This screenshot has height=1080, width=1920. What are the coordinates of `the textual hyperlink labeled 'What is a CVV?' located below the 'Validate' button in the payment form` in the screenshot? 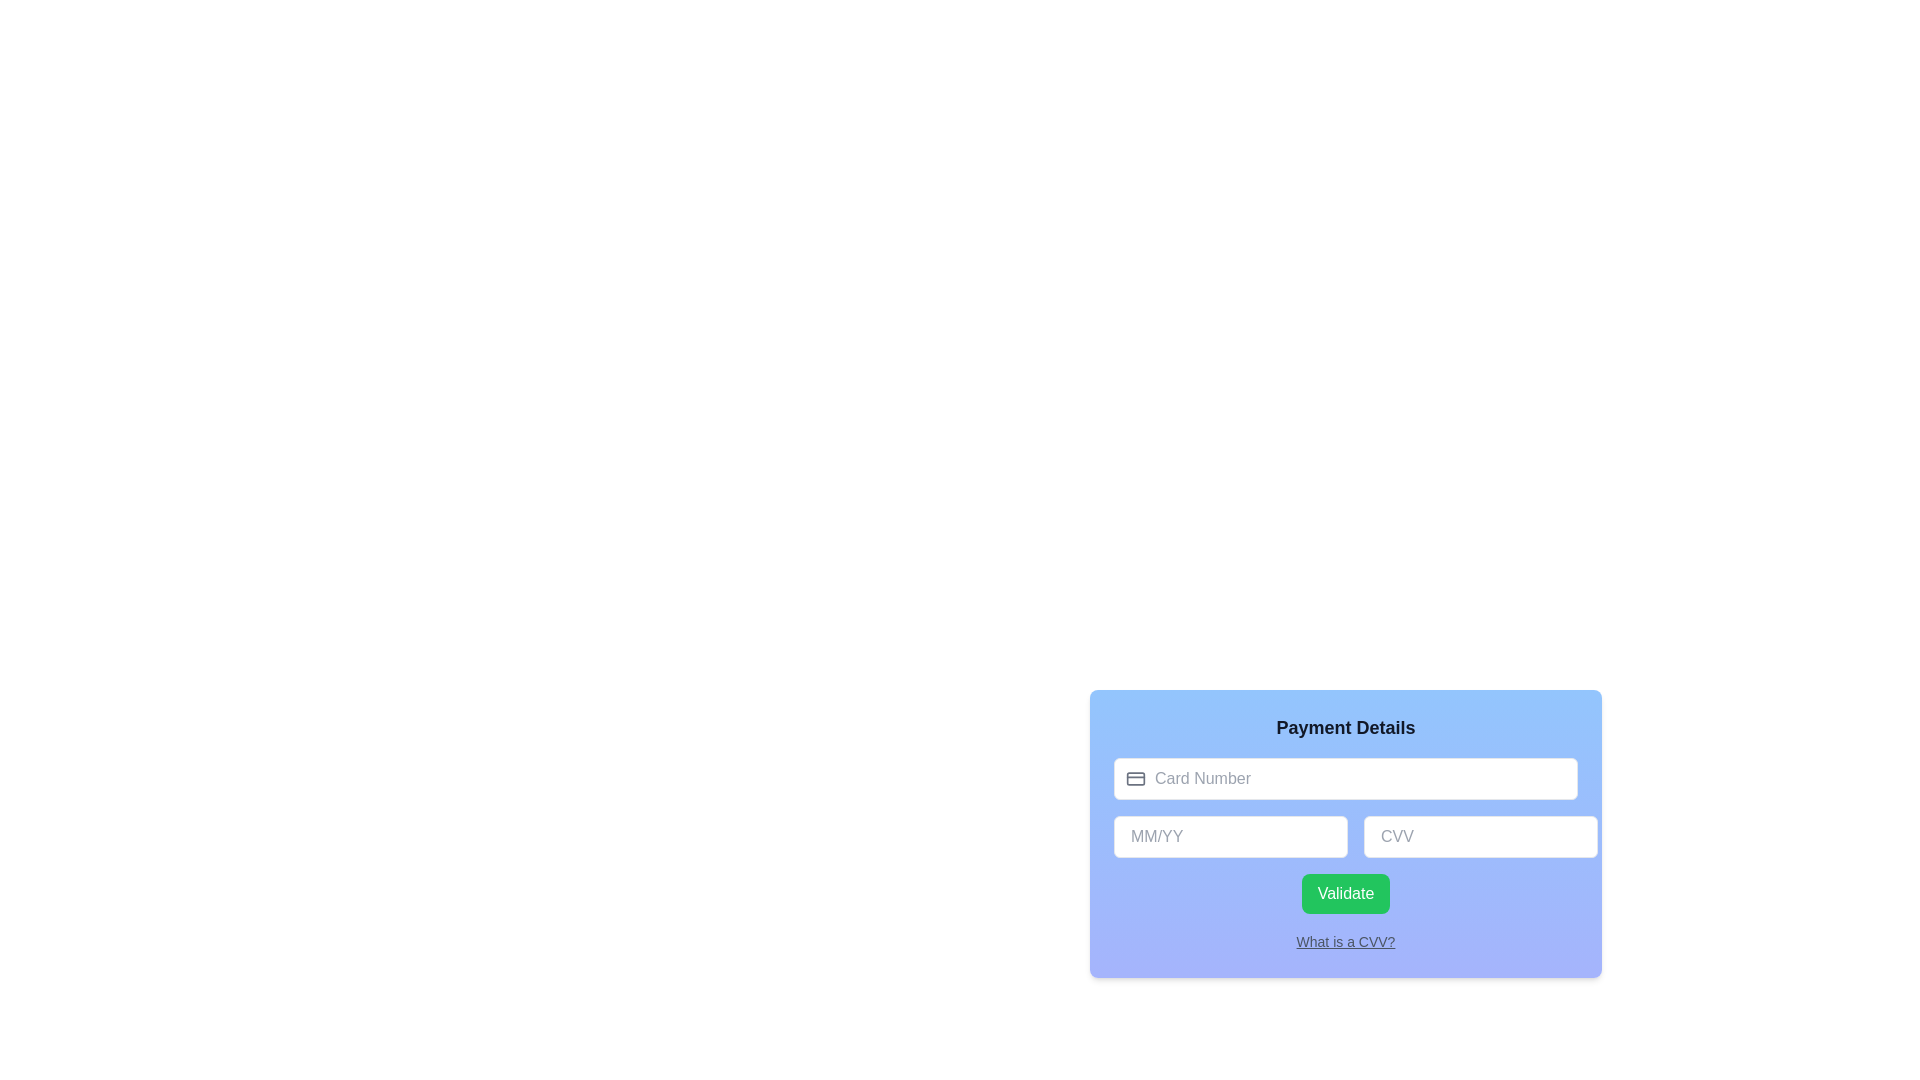 It's located at (1345, 941).